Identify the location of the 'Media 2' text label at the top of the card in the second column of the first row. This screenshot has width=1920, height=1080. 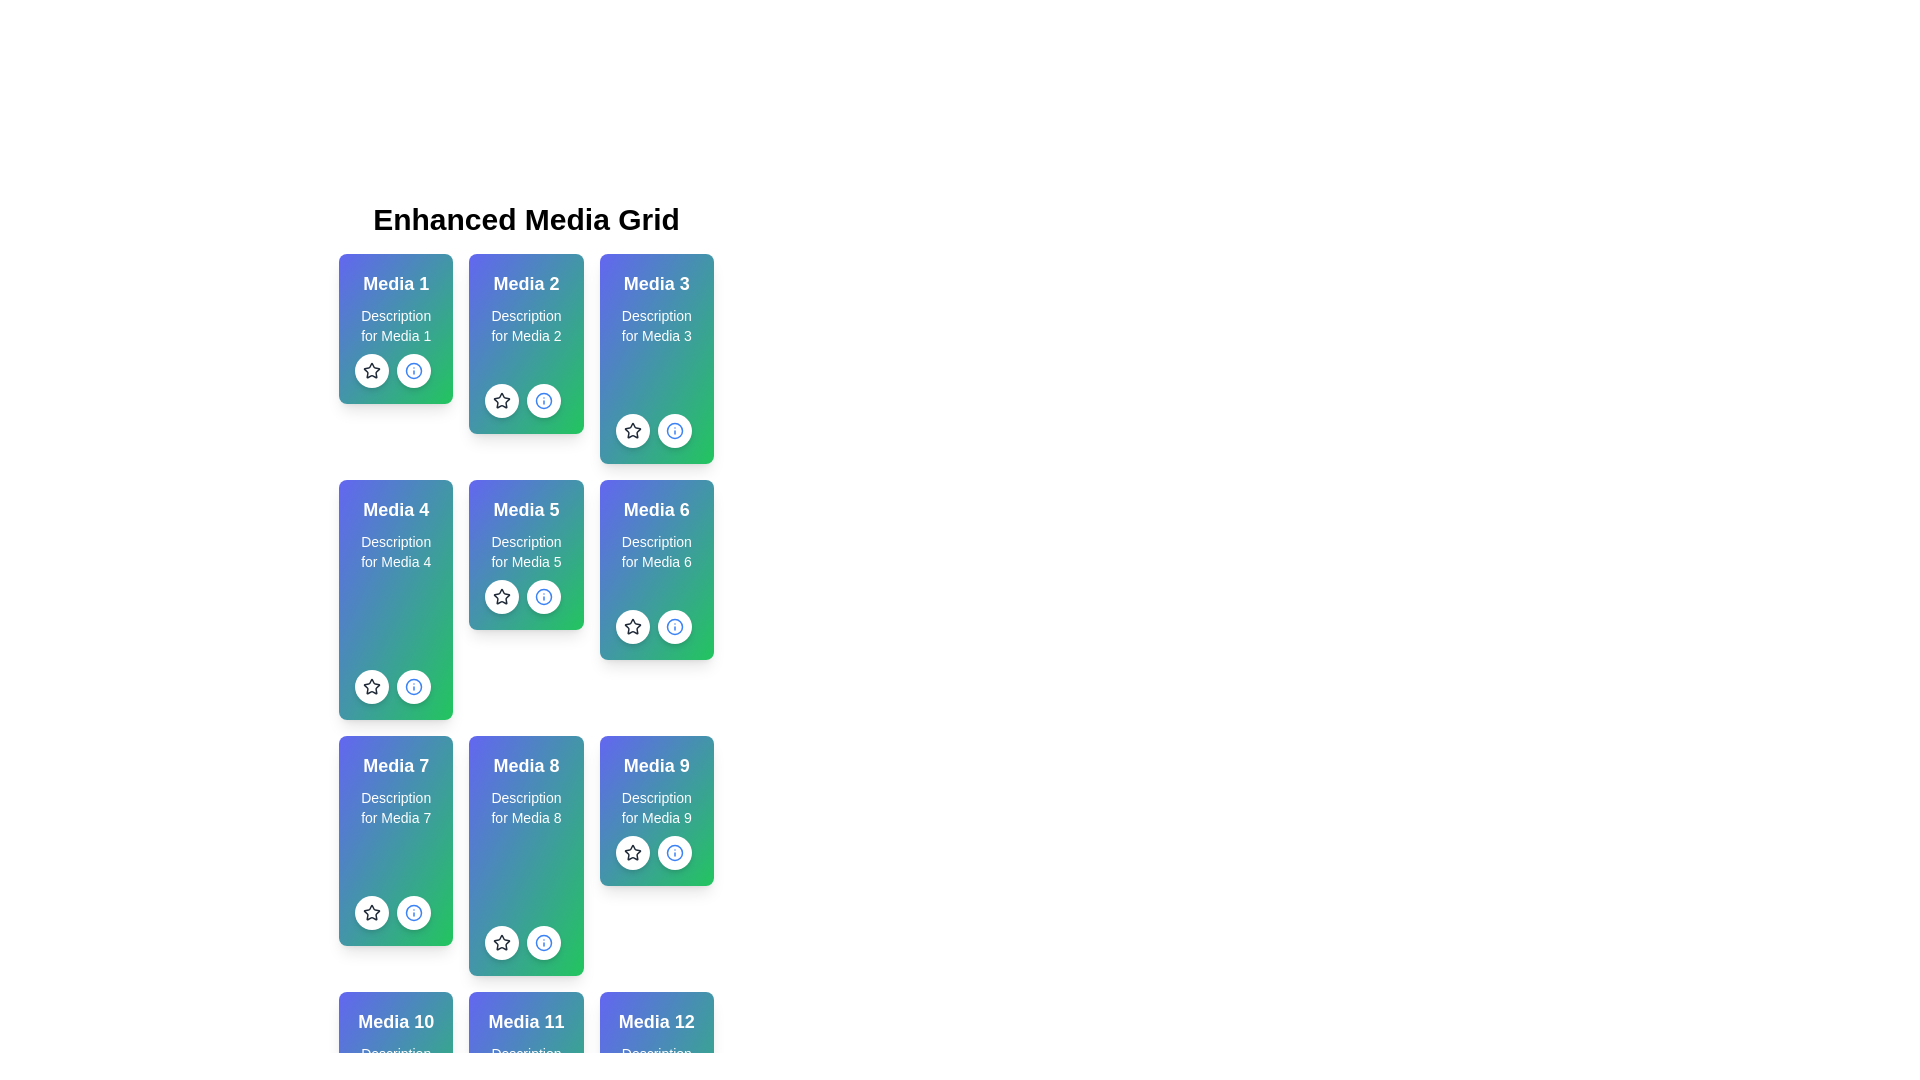
(526, 284).